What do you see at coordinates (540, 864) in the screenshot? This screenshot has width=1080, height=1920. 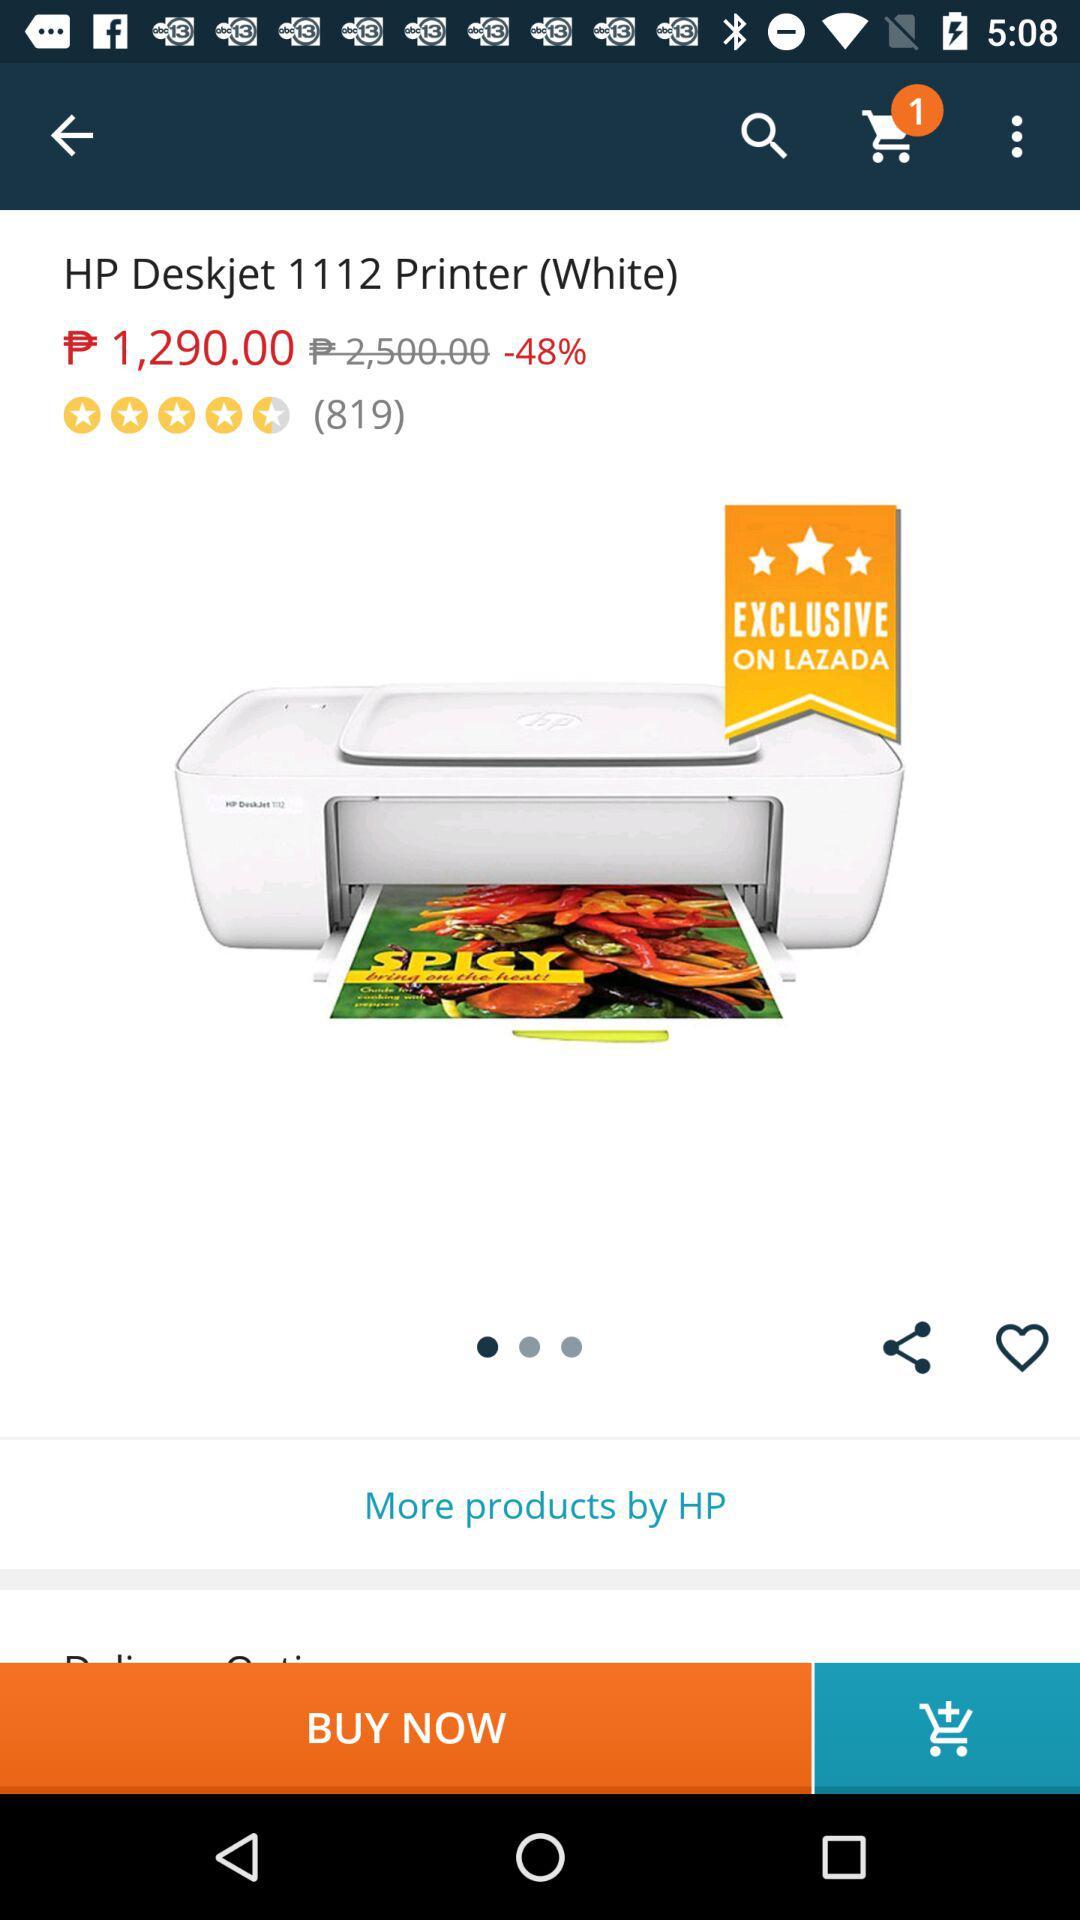 I see `enlarge the picture` at bounding box center [540, 864].